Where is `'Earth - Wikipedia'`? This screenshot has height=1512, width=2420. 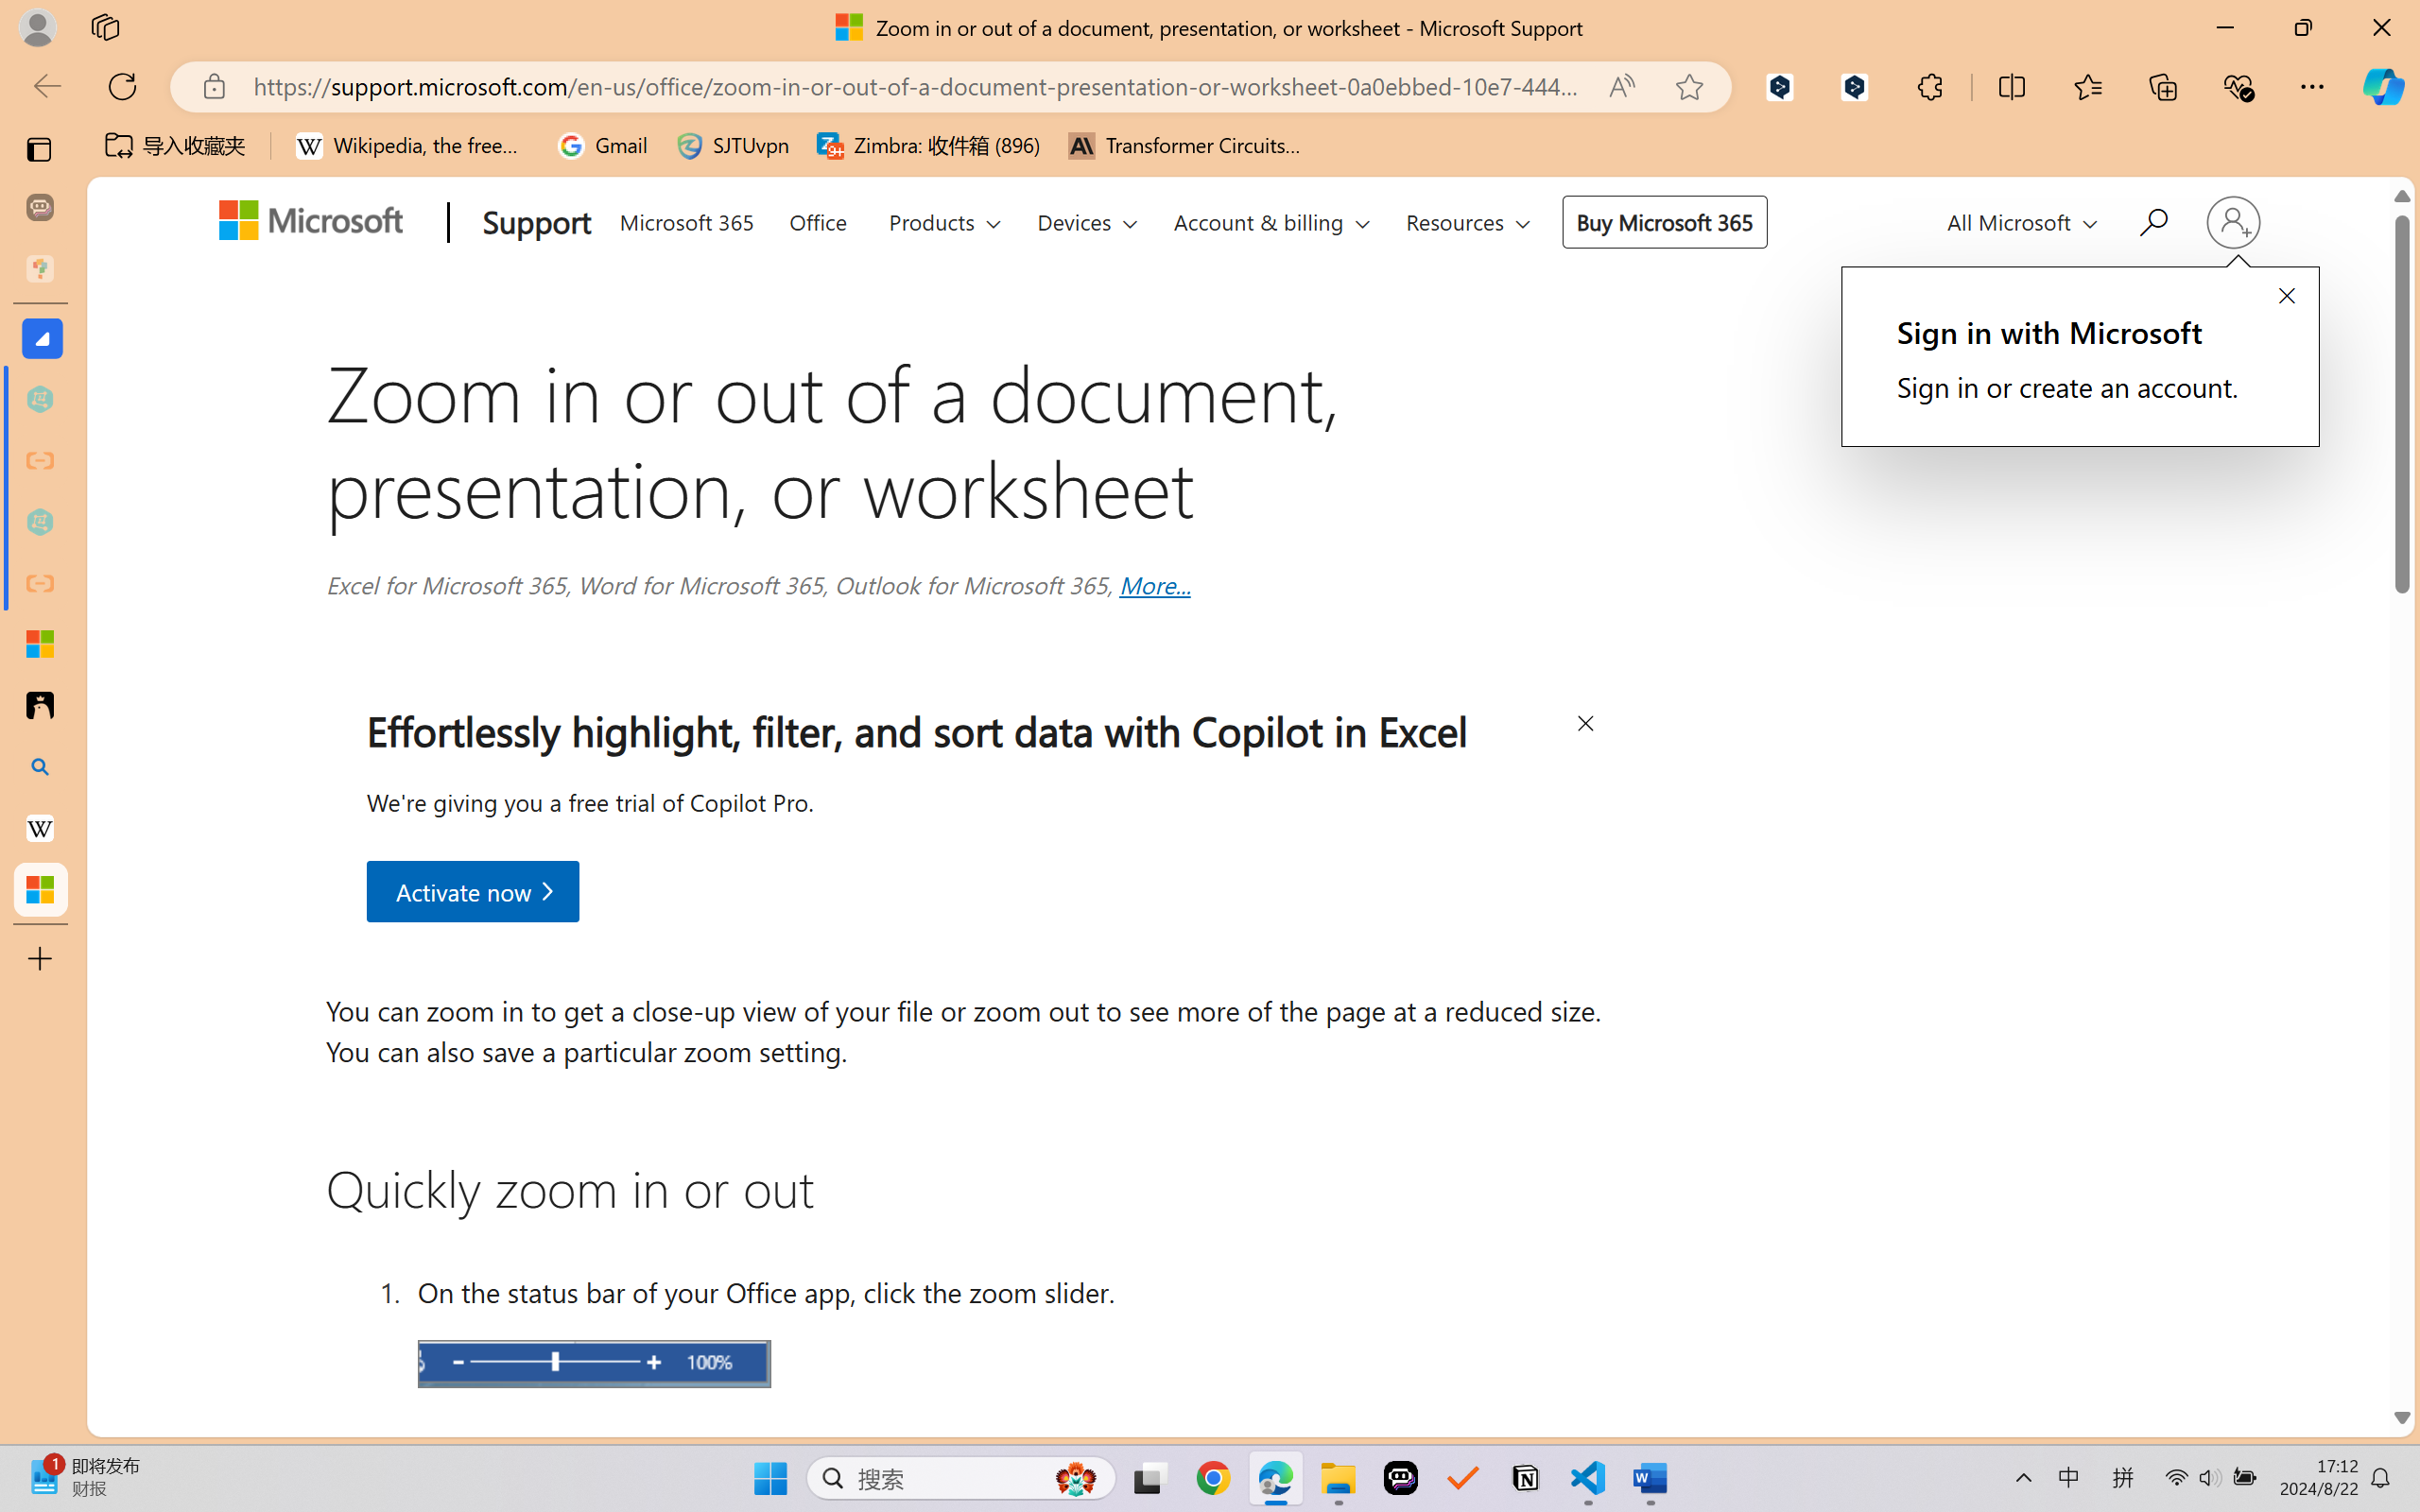 'Earth - Wikipedia' is located at coordinates (39, 827).